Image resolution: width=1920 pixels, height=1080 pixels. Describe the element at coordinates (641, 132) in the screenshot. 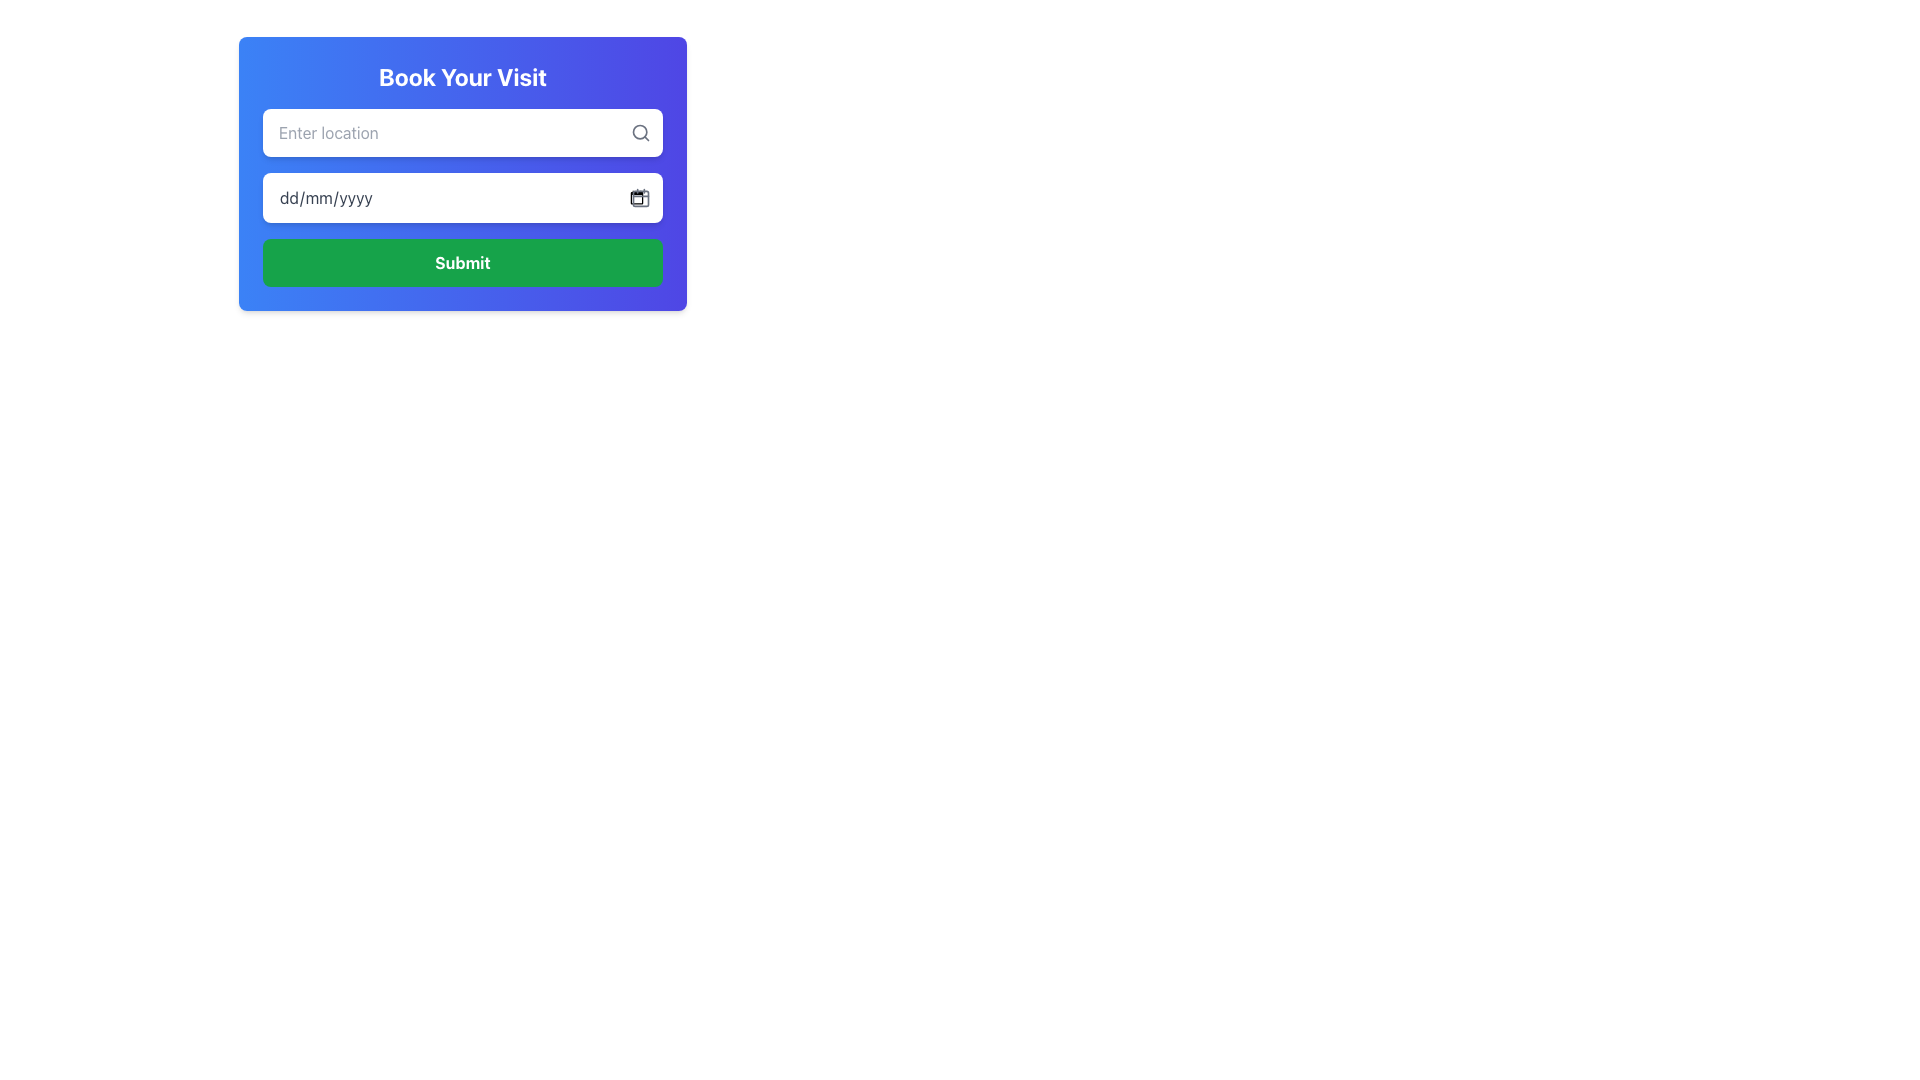

I see `the search icon located to the right of the text input field labeled with 'Enter location', which serves as a visual indicator for search functionality` at that location.